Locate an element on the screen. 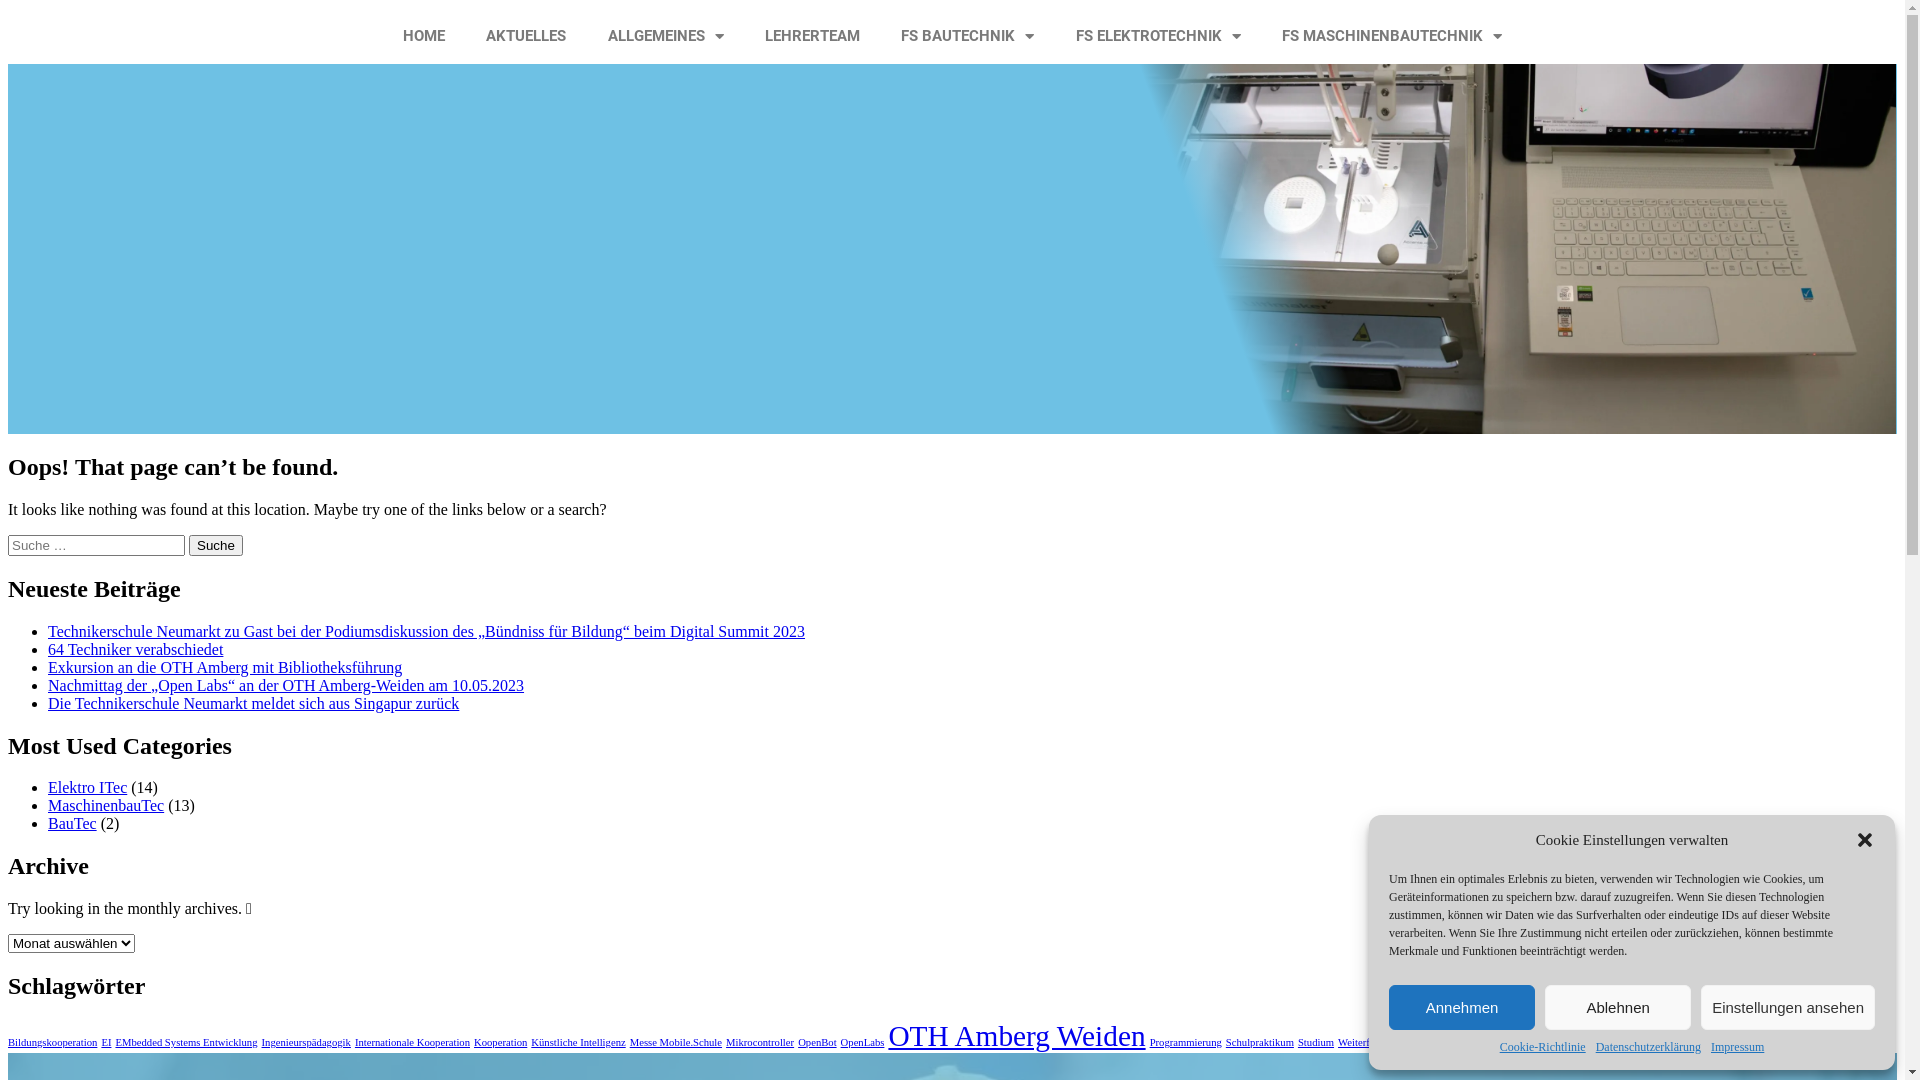 The height and width of the screenshot is (1080, 1920). 'Elektro ITec' is located at coordinates (48, 786).